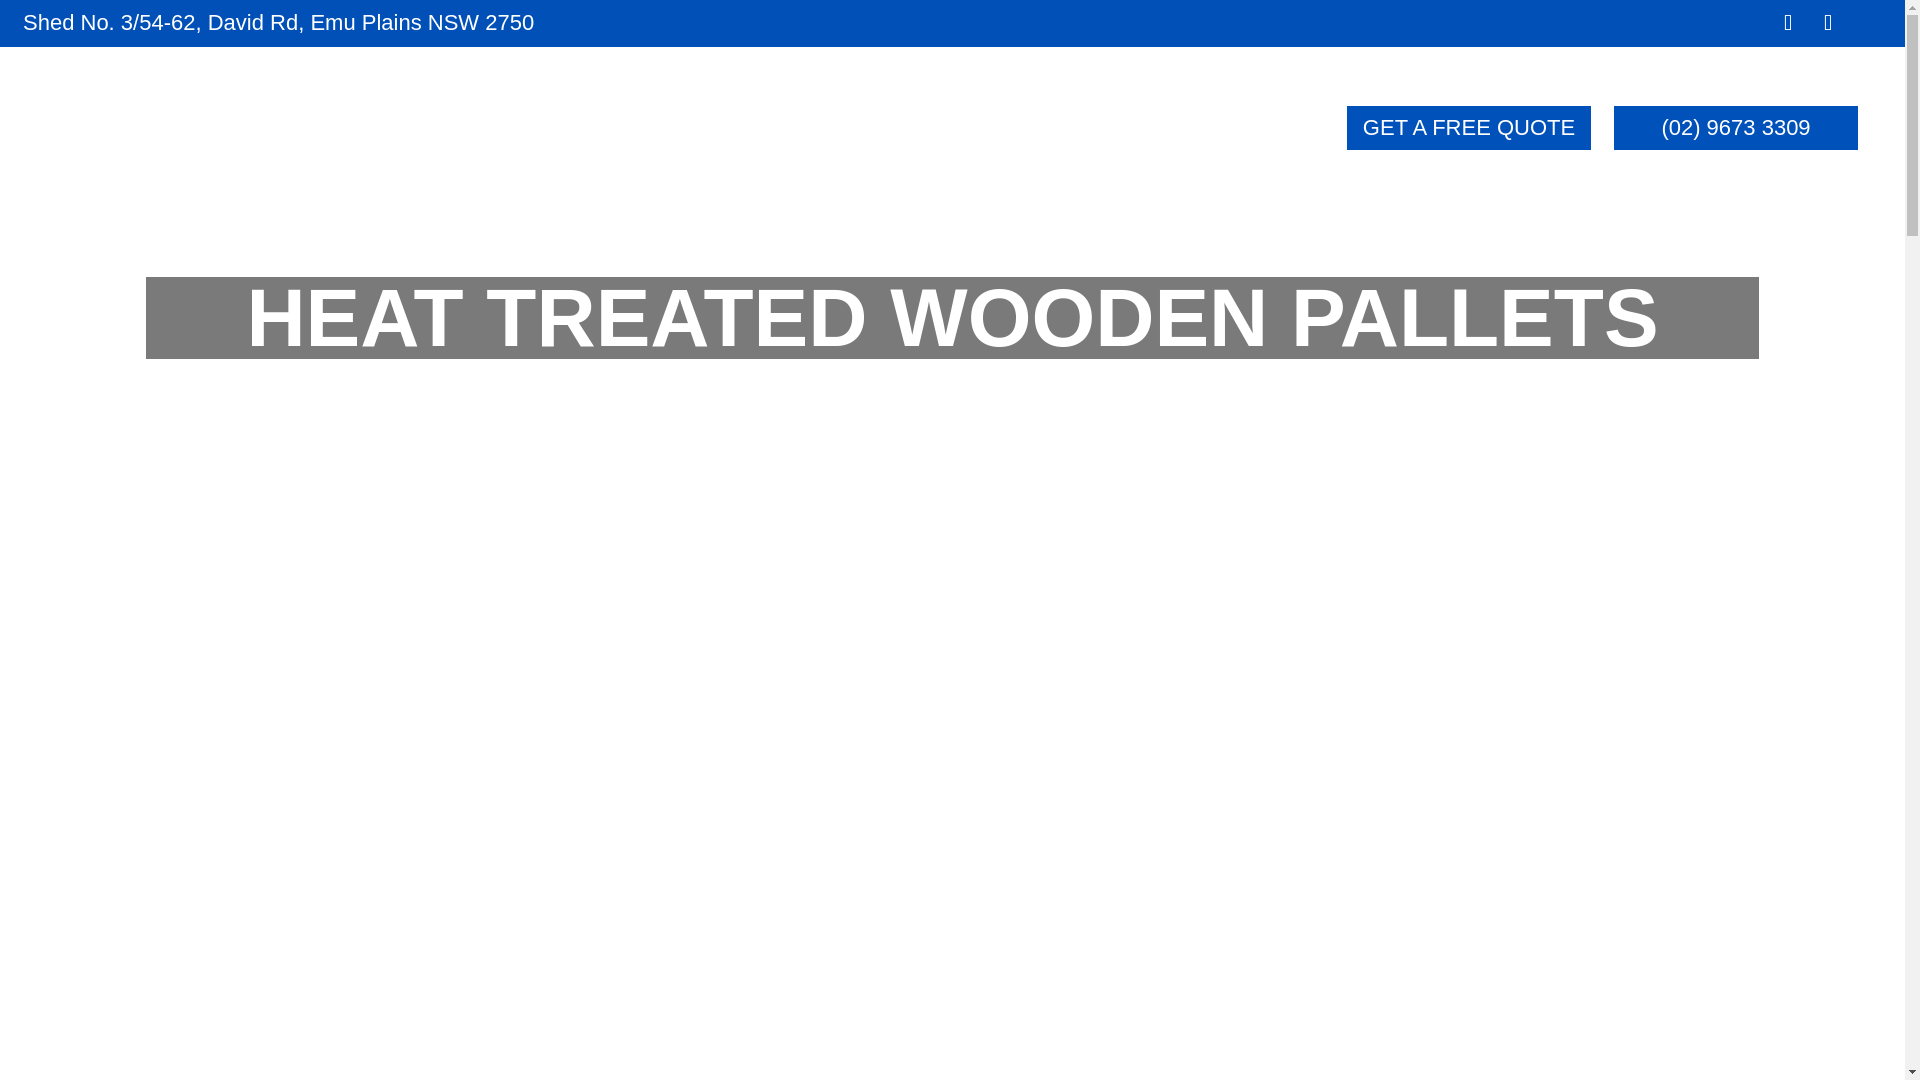 The height and width of the screenshot is (1080, 1920). Describe the element at coordinates (1811, 23) in the screenshot. I see `'Seuraa Instagram'` at that location.